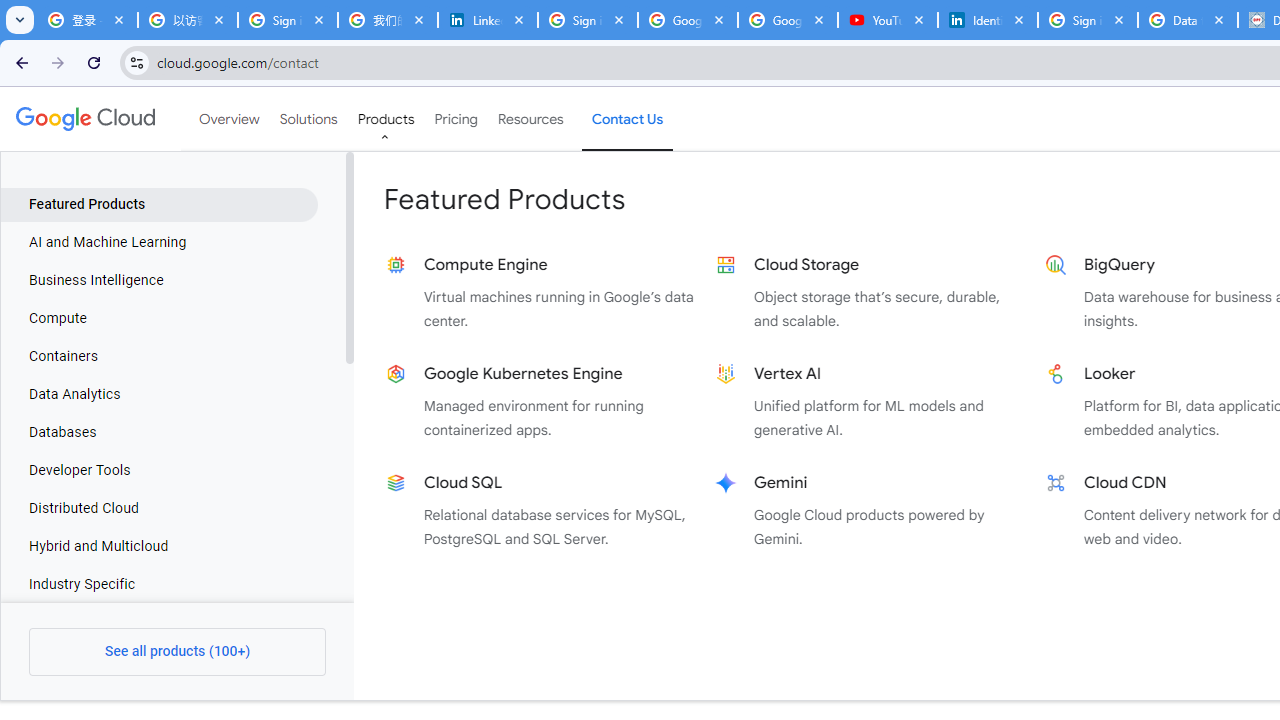  What do you see at coordinates (158, 508) in the screenshot?
I see `'Distributed Cloud'` at bounding box center [158, 508].